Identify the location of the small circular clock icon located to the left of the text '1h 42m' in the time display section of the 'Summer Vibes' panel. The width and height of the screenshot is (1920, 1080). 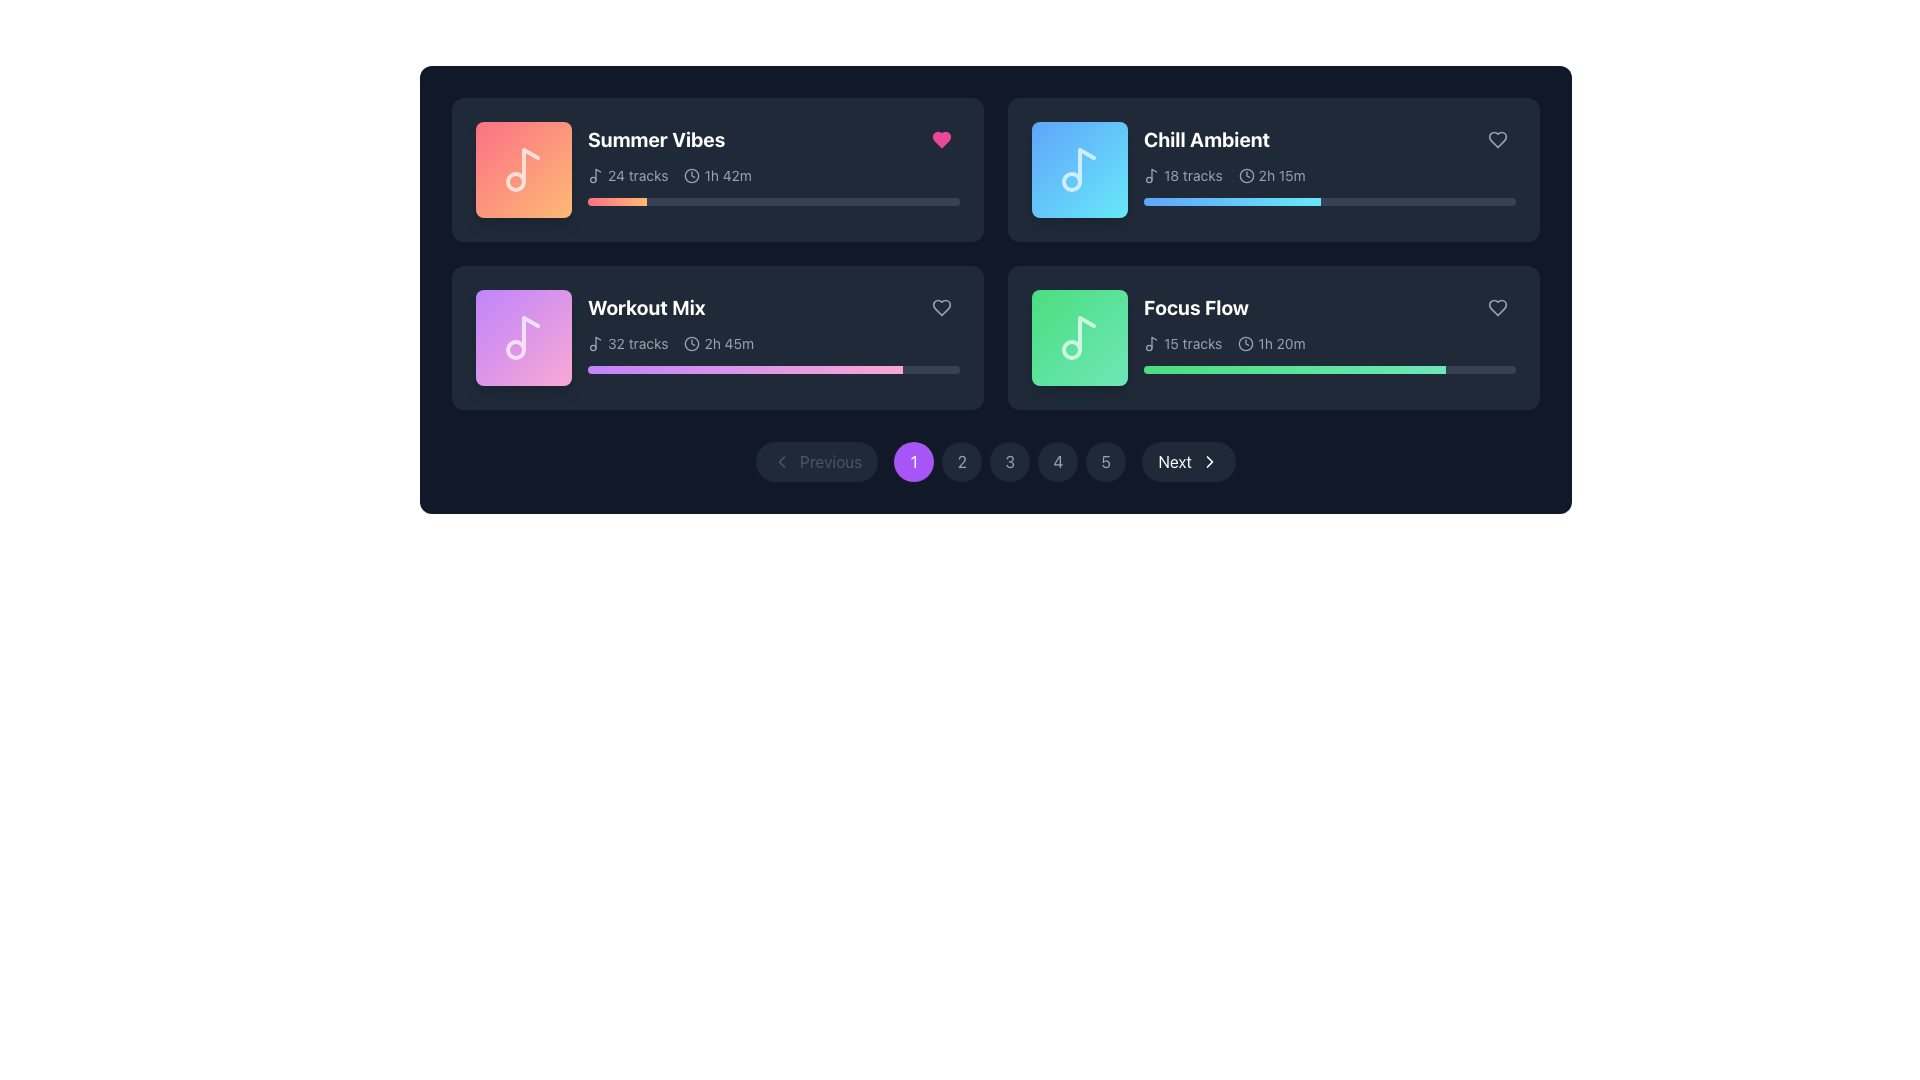
(692, 175).